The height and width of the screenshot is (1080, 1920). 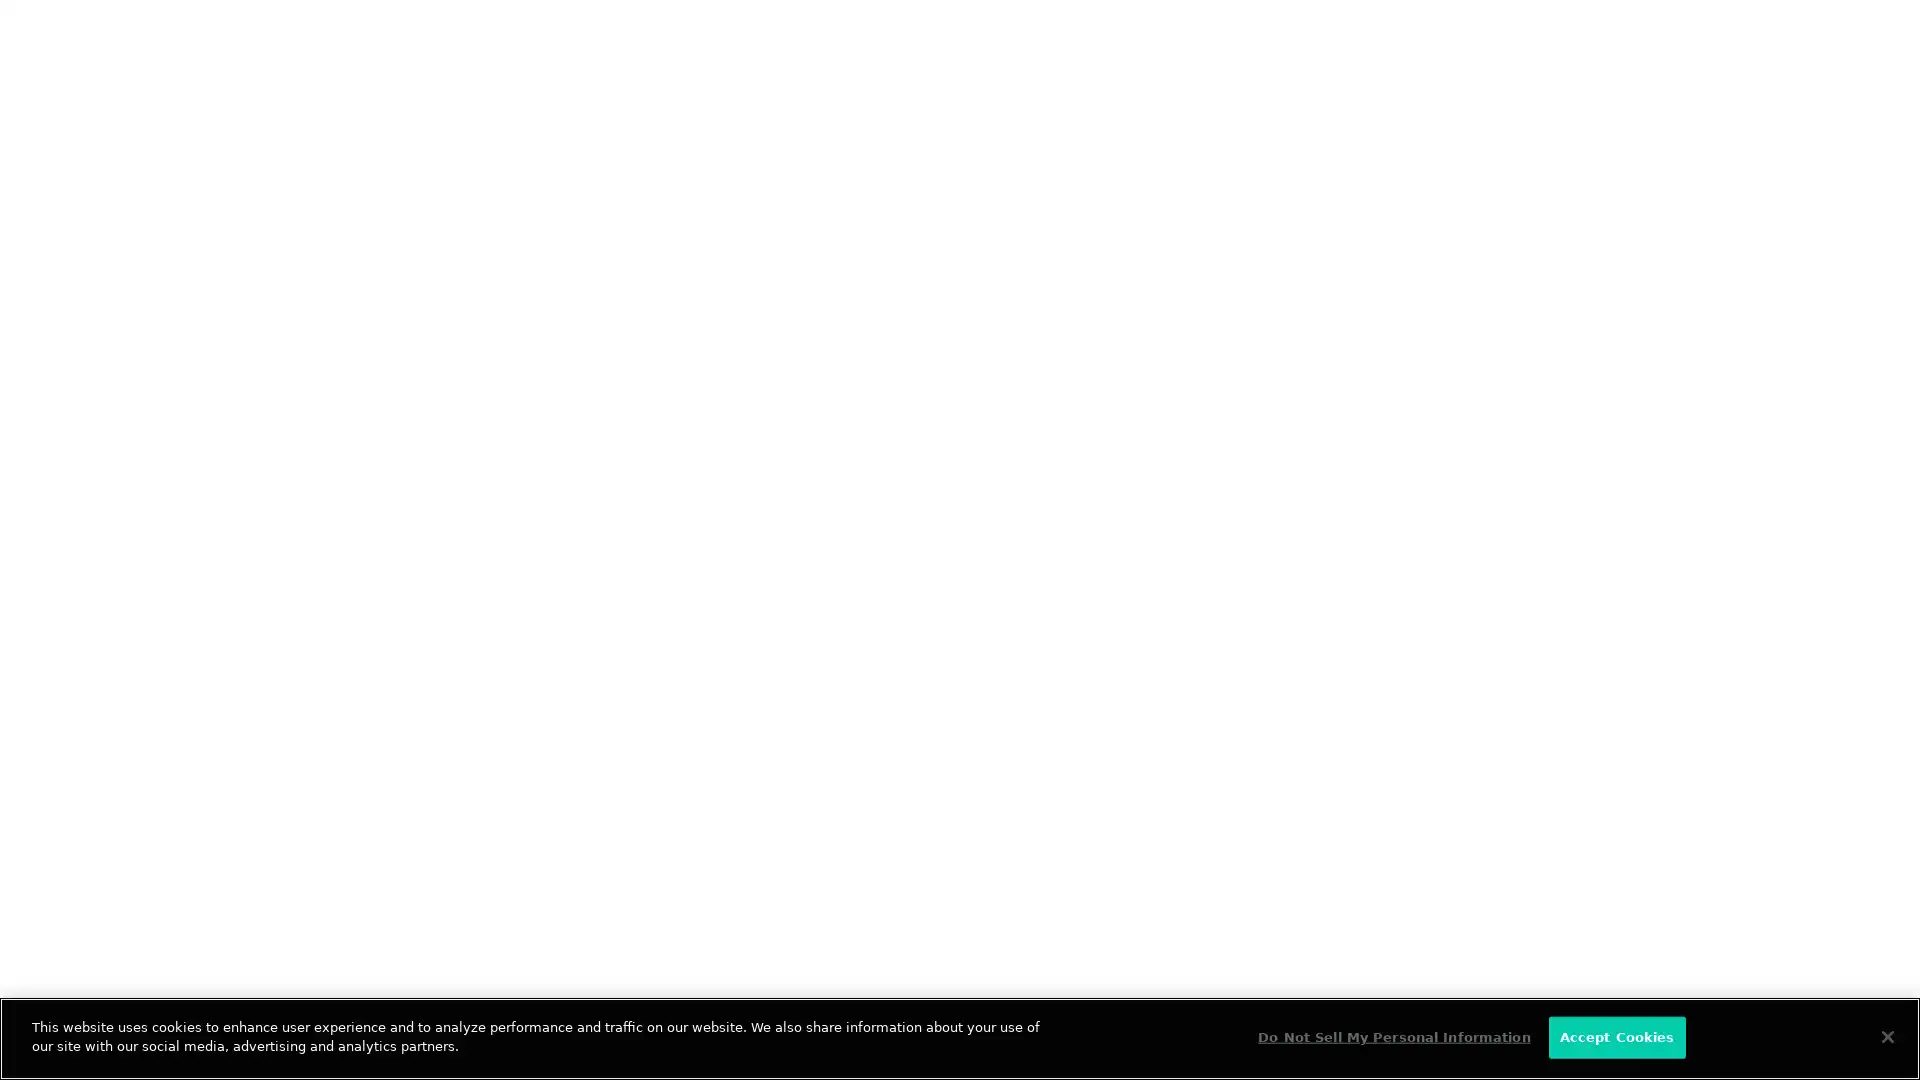 I want to click on Do Not Sell My Personal Information, so click(x=1392, y=1036).